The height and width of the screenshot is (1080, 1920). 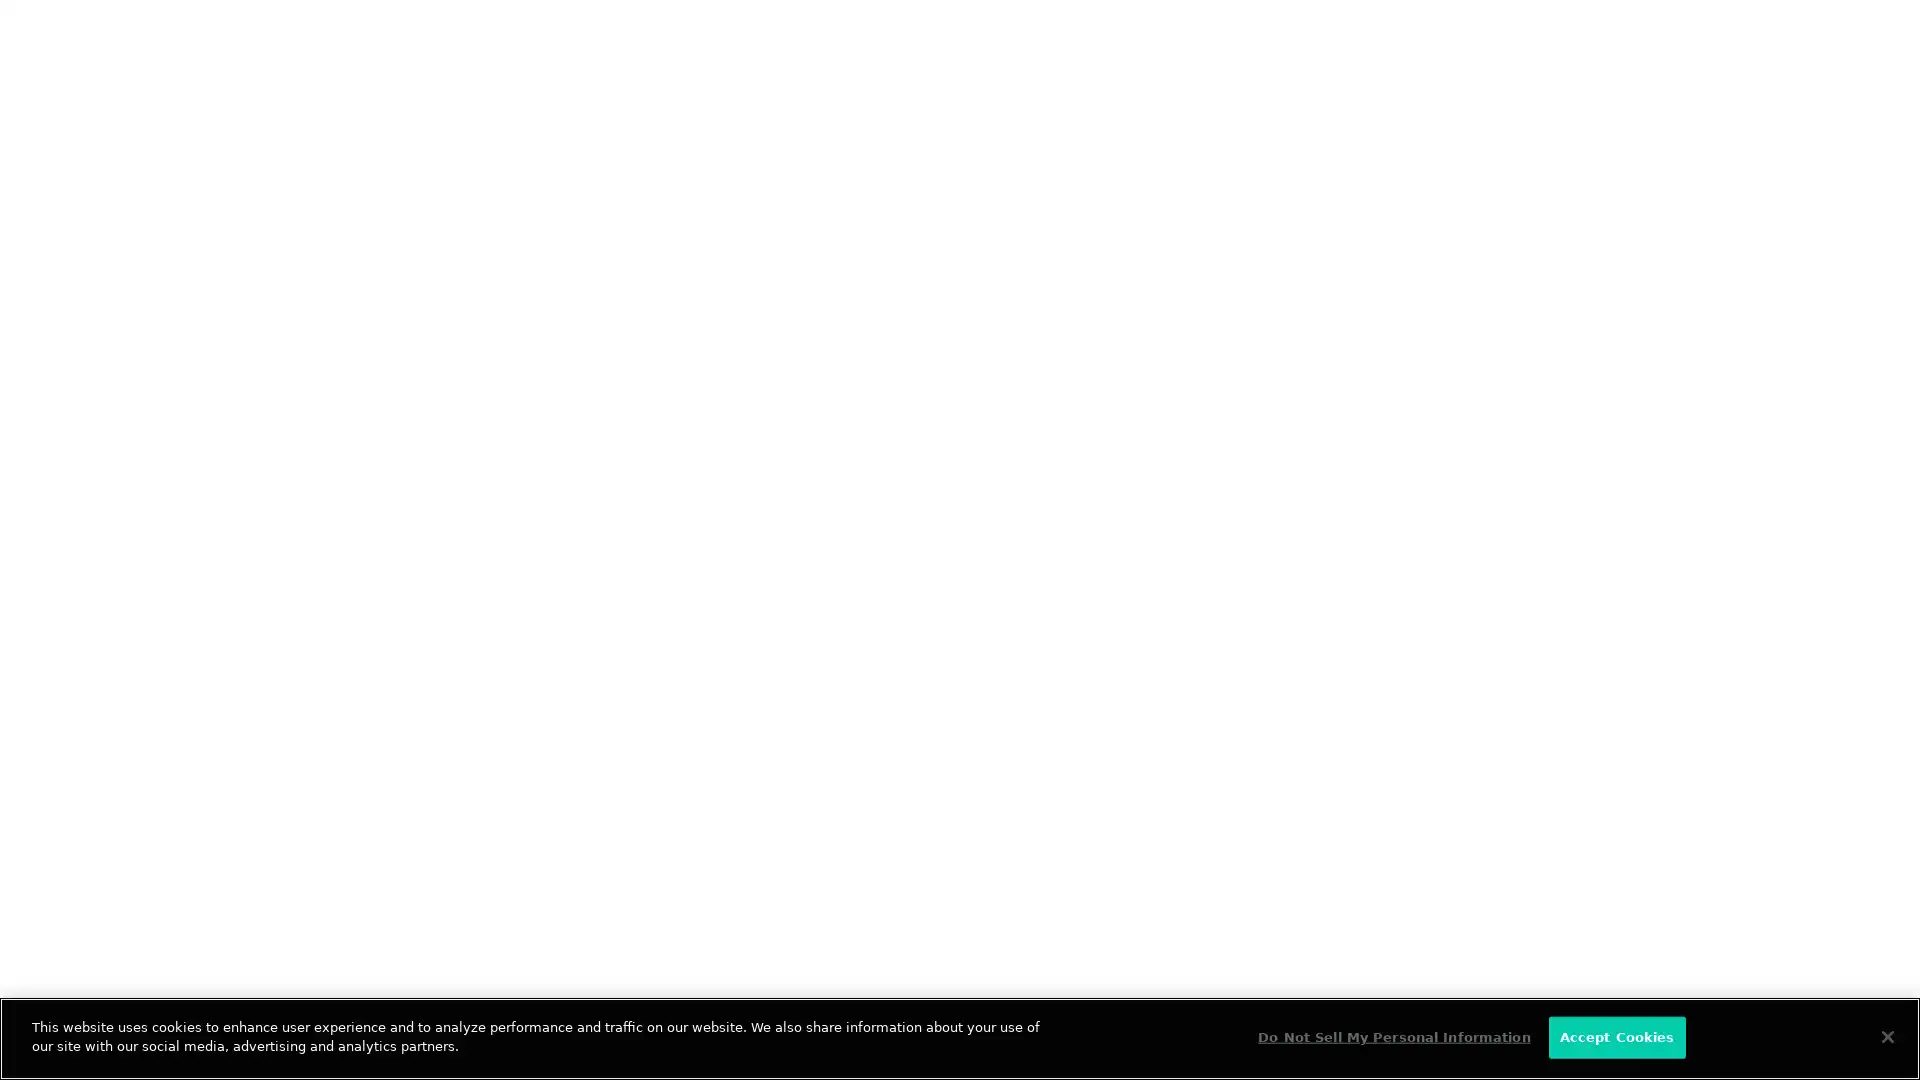 I want to click on Do Not Sell My Personal Information, so click(x=1392, y=1036).